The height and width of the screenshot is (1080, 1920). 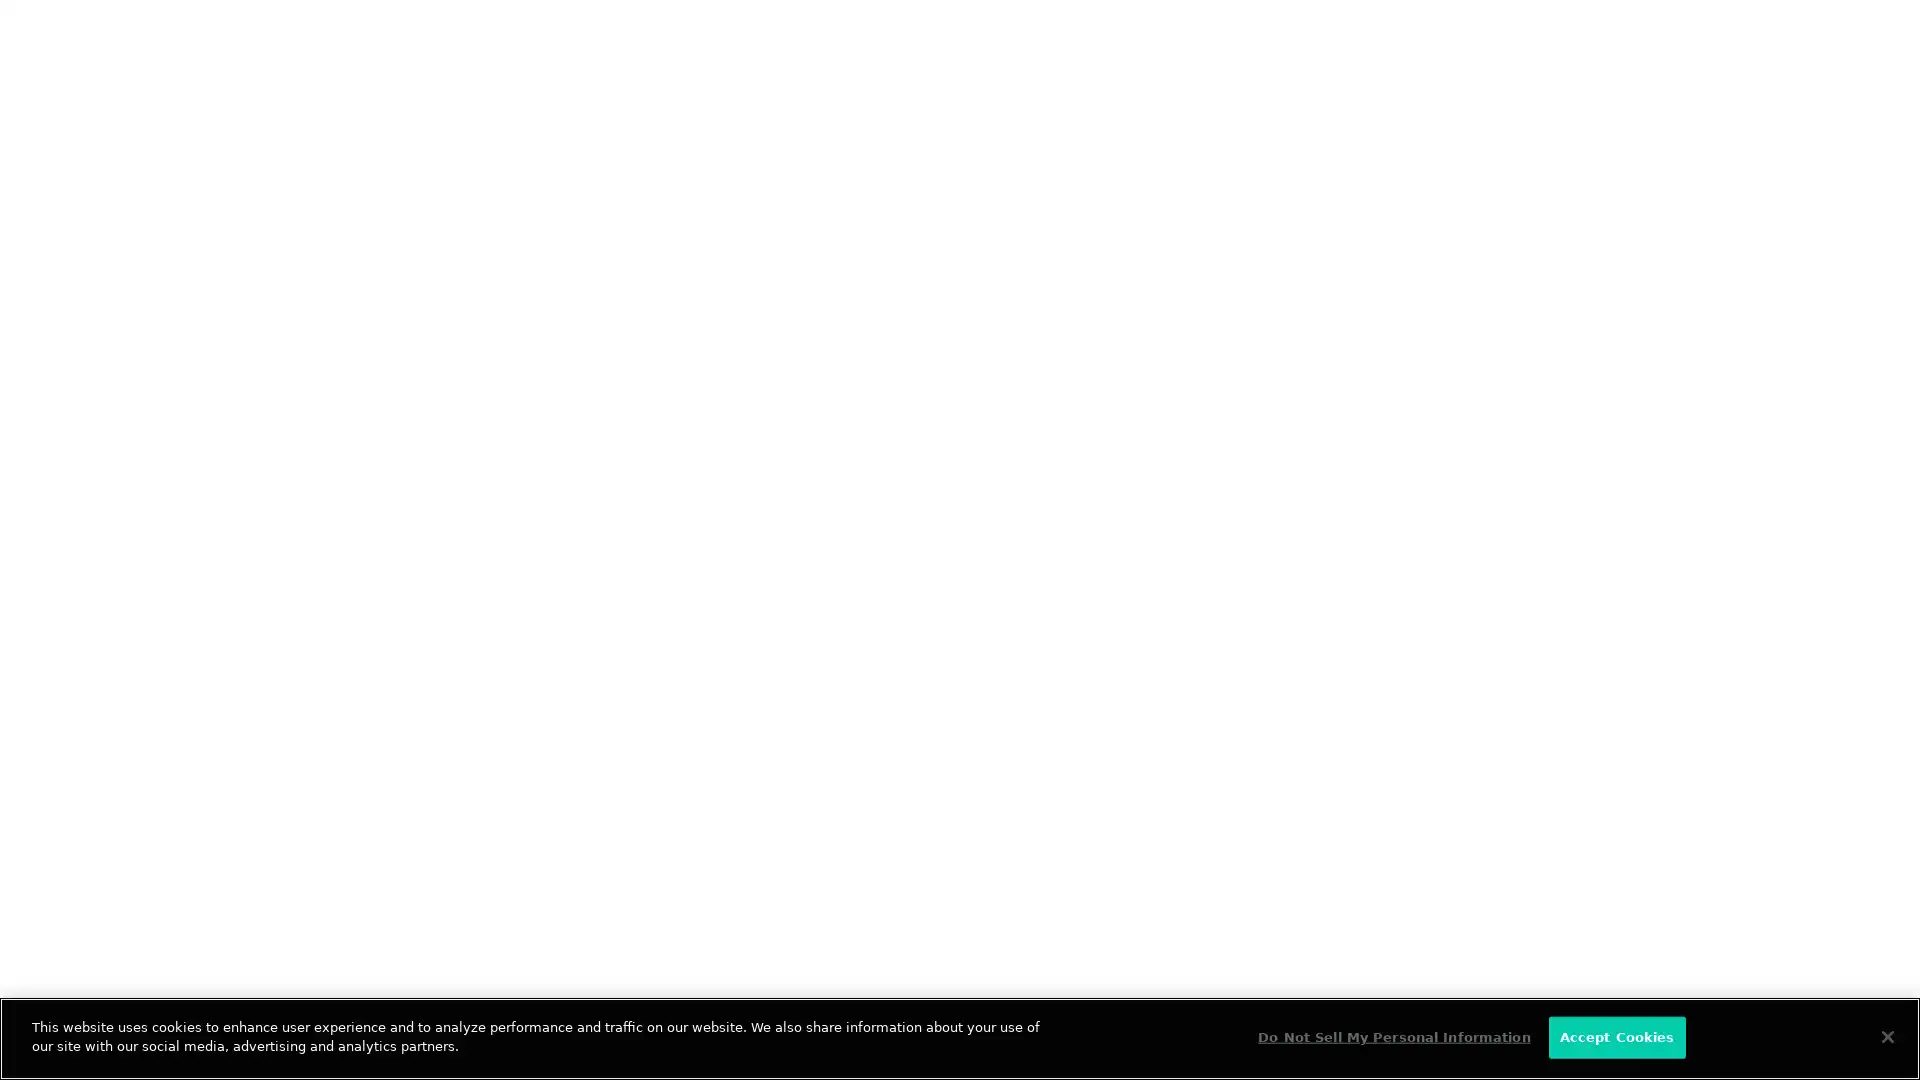 I want to click on Do Not Sell My Personal Information, so click(x=1392, y=1036).